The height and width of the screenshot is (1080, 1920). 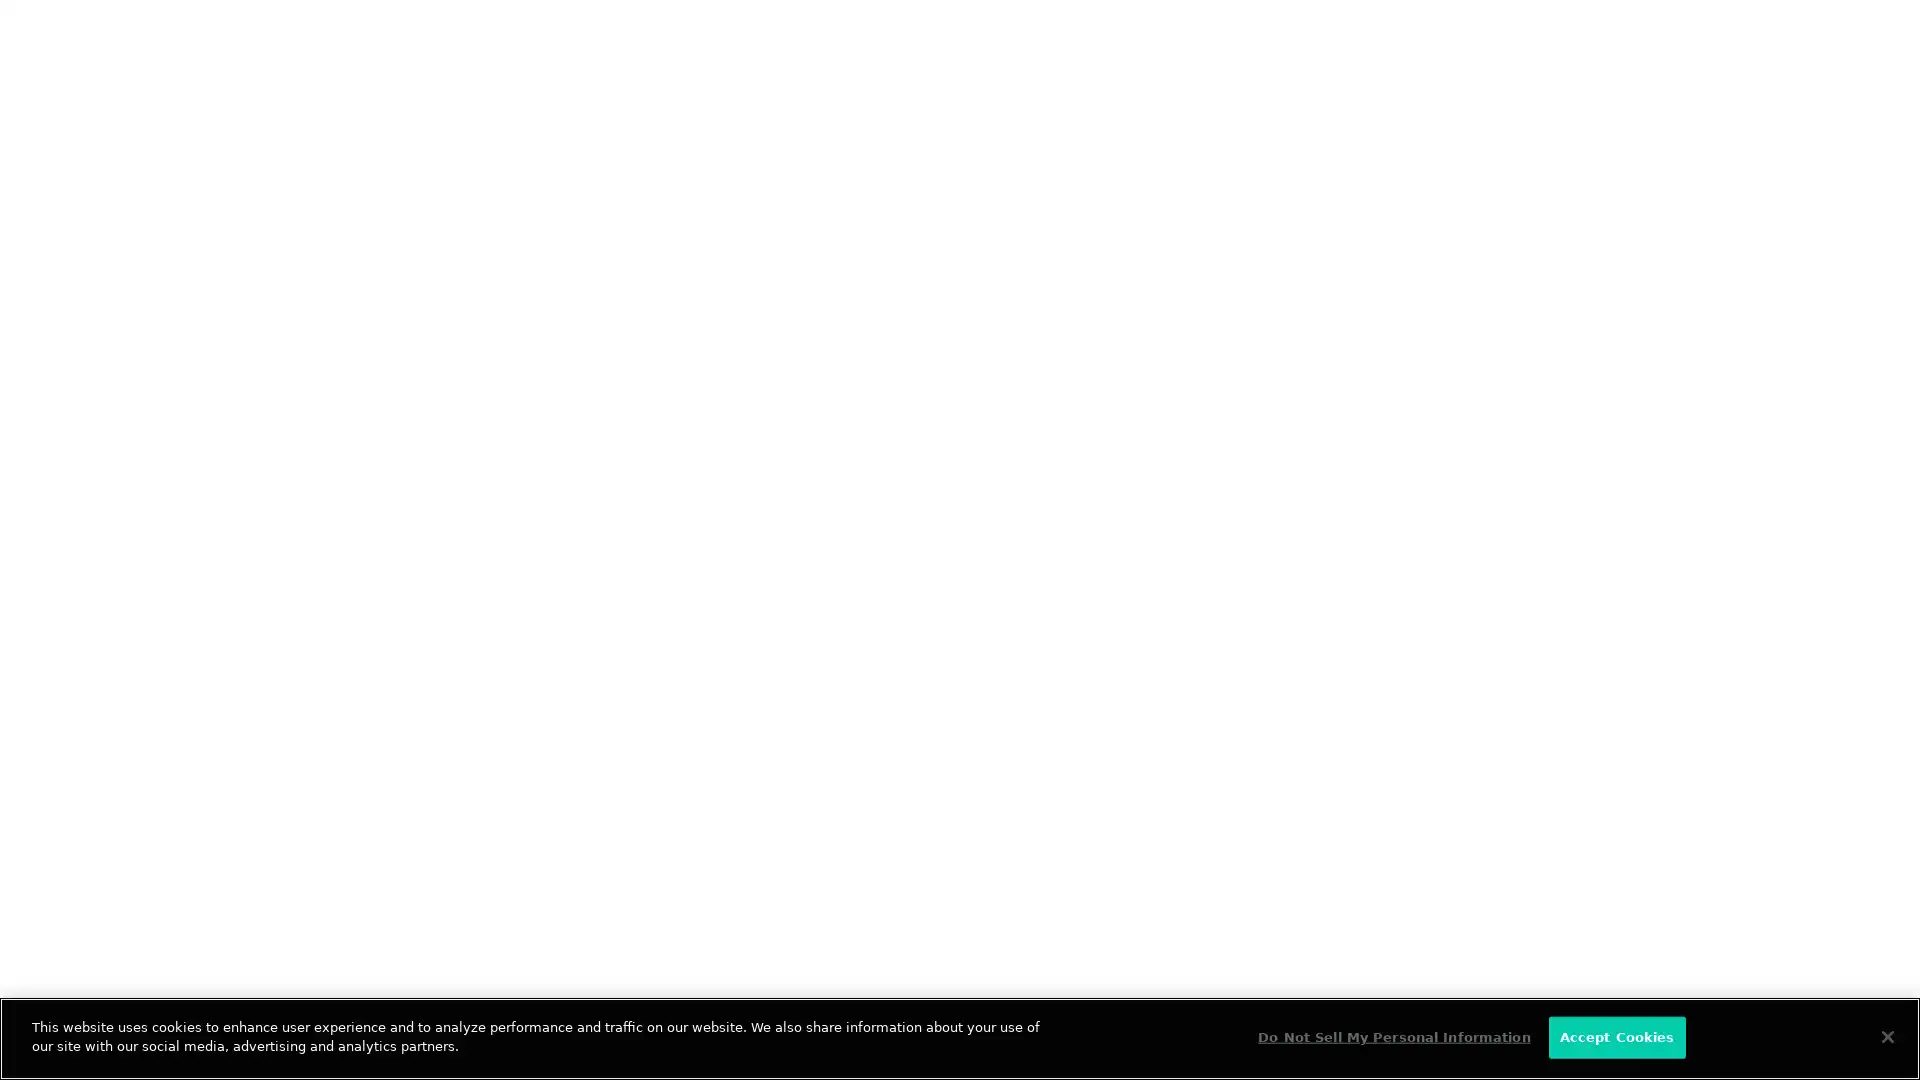 I want to click on Do Not Sell My Personal Information, so click(x=1392, y=1036).